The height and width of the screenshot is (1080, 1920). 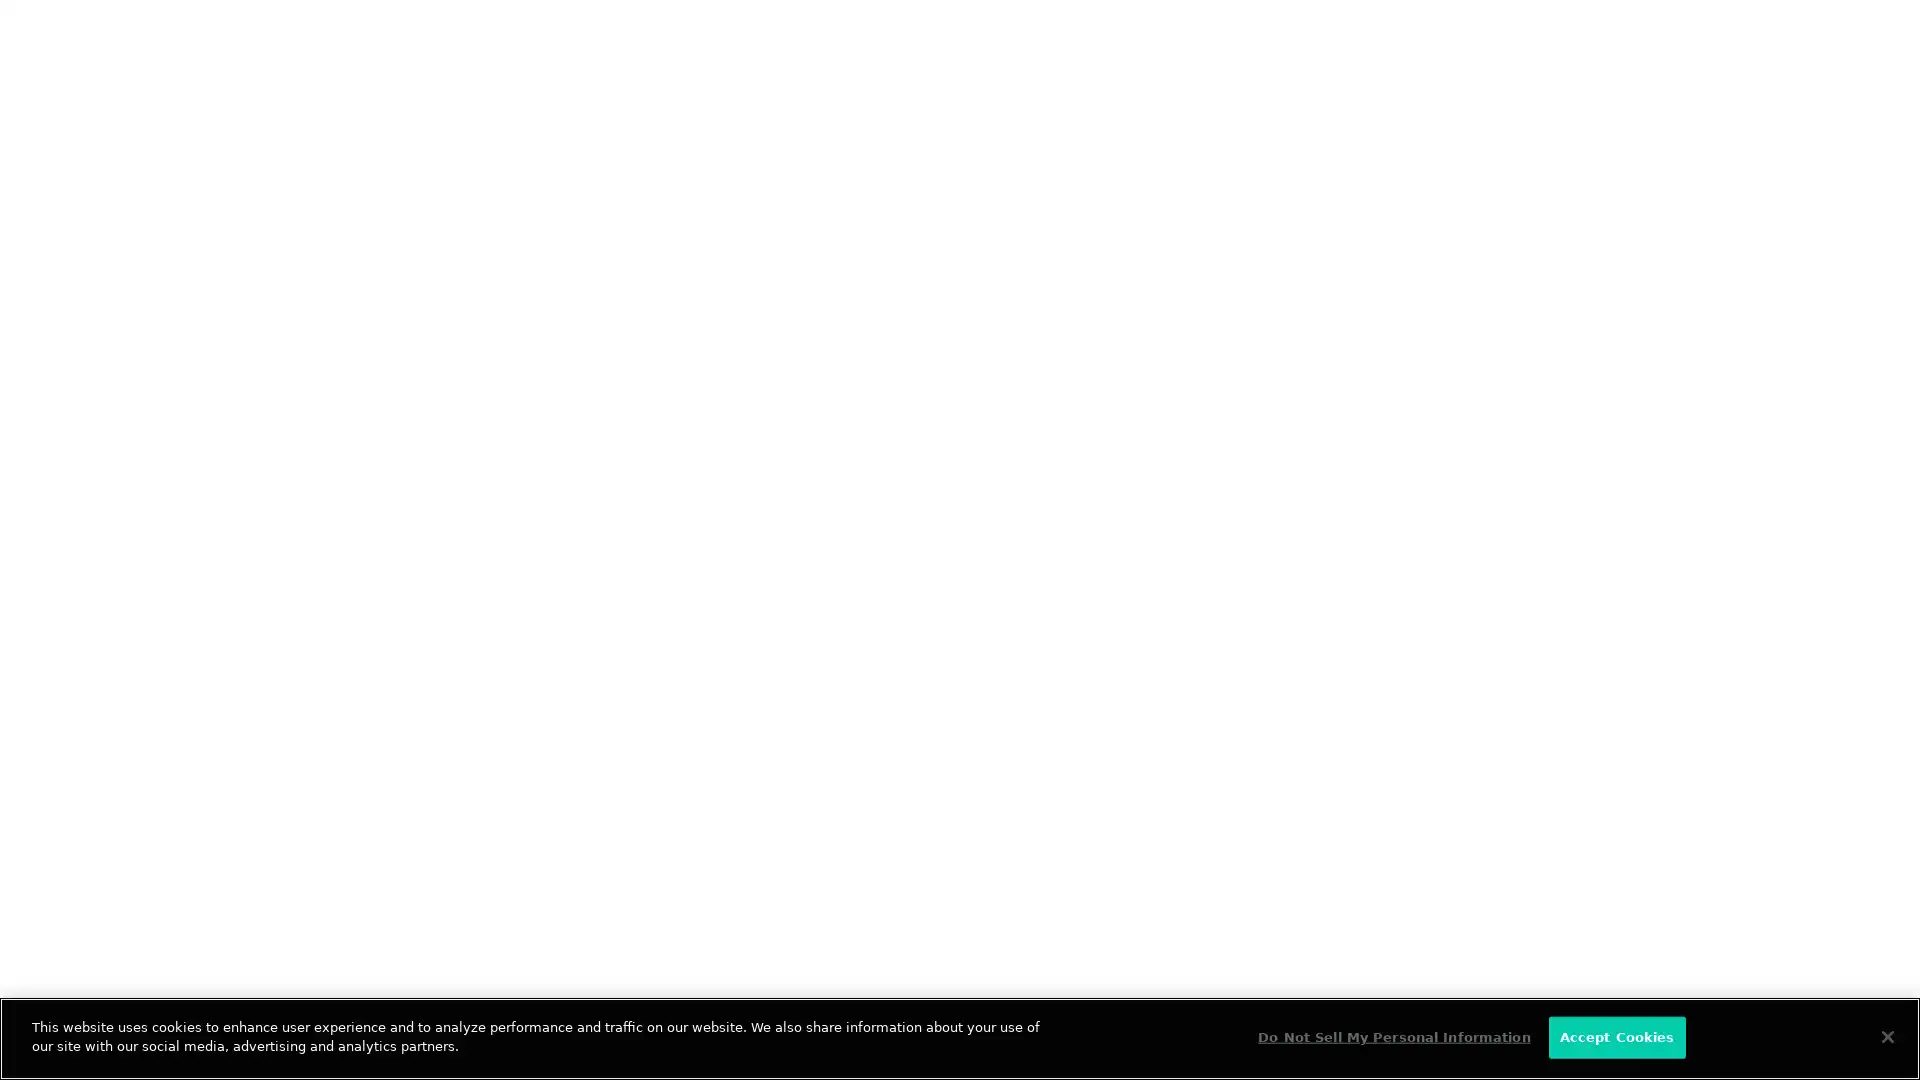 I want to click on Do Not Sell My Personal Information, so click(x=1392, y=1036).